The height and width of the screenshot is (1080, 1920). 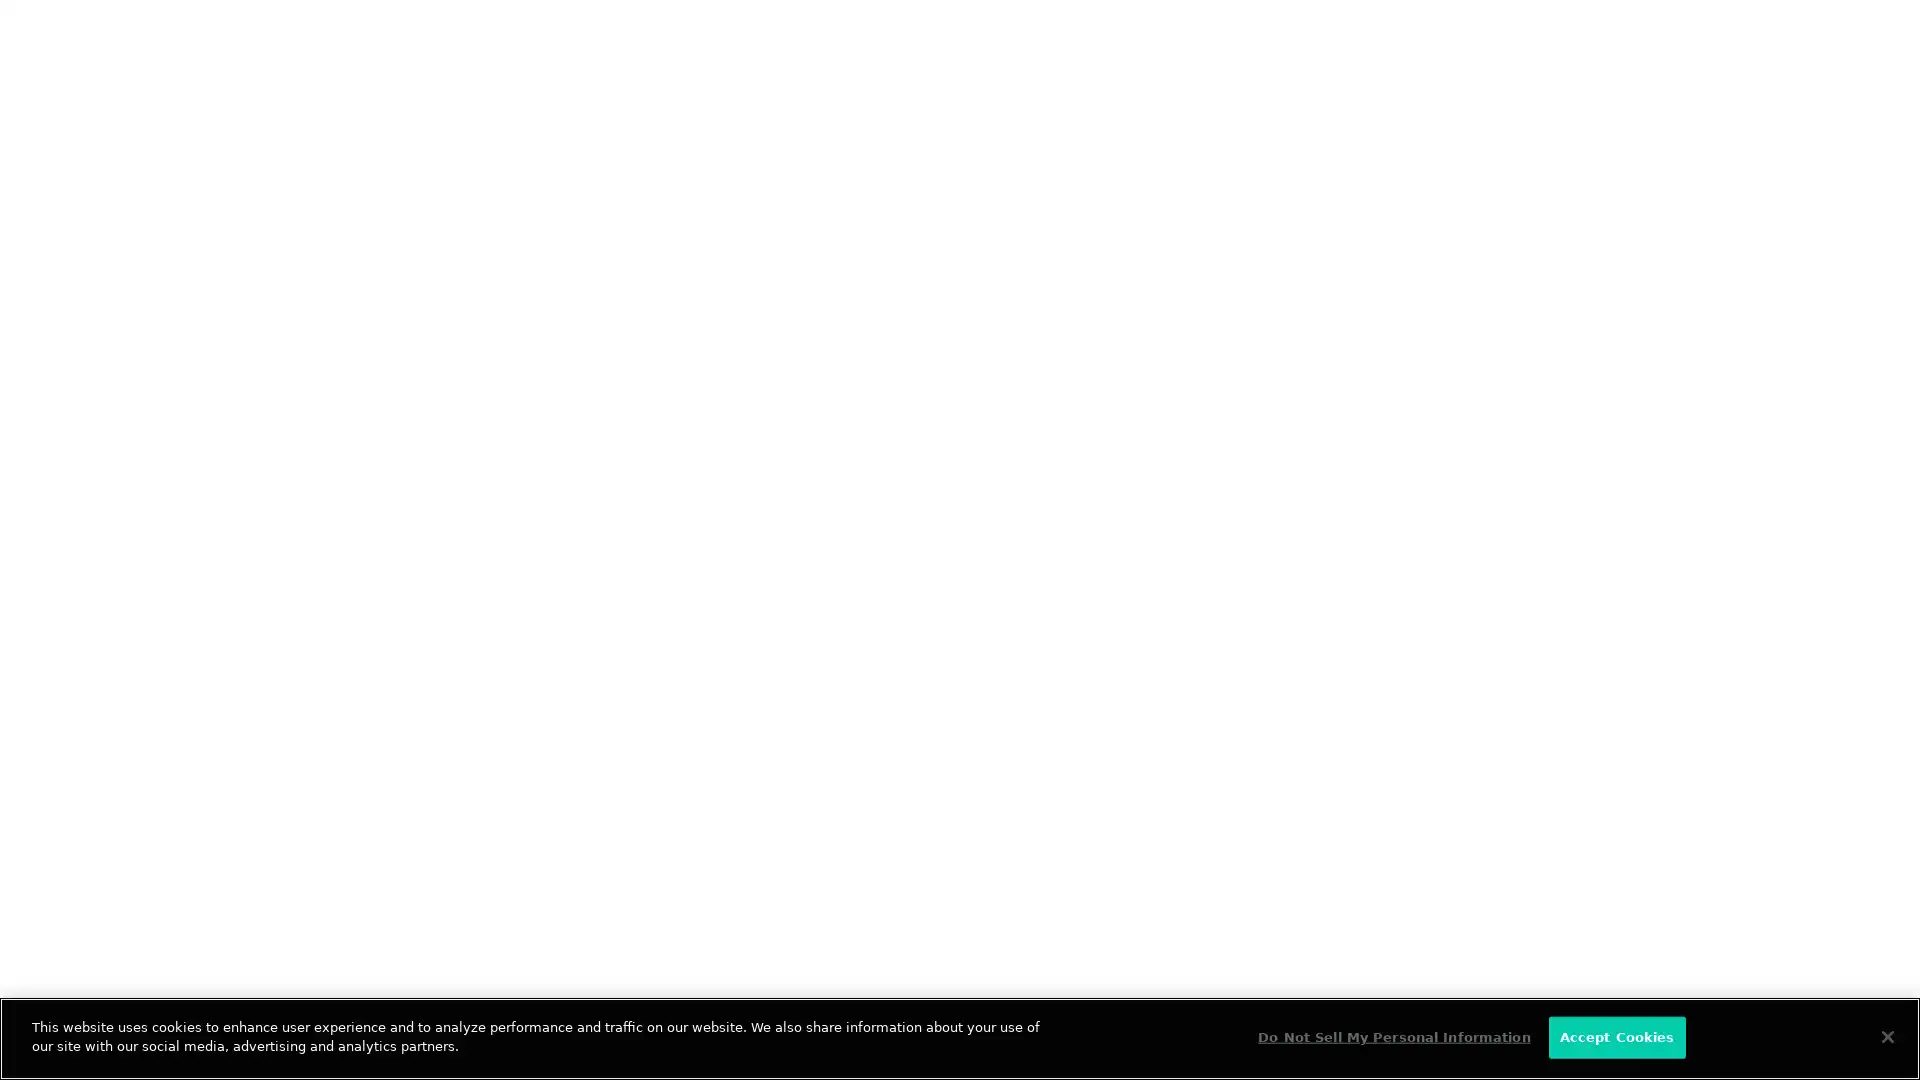 I want to click on Do Not Sell My Personal Information, so click(x=1392, y=1036).